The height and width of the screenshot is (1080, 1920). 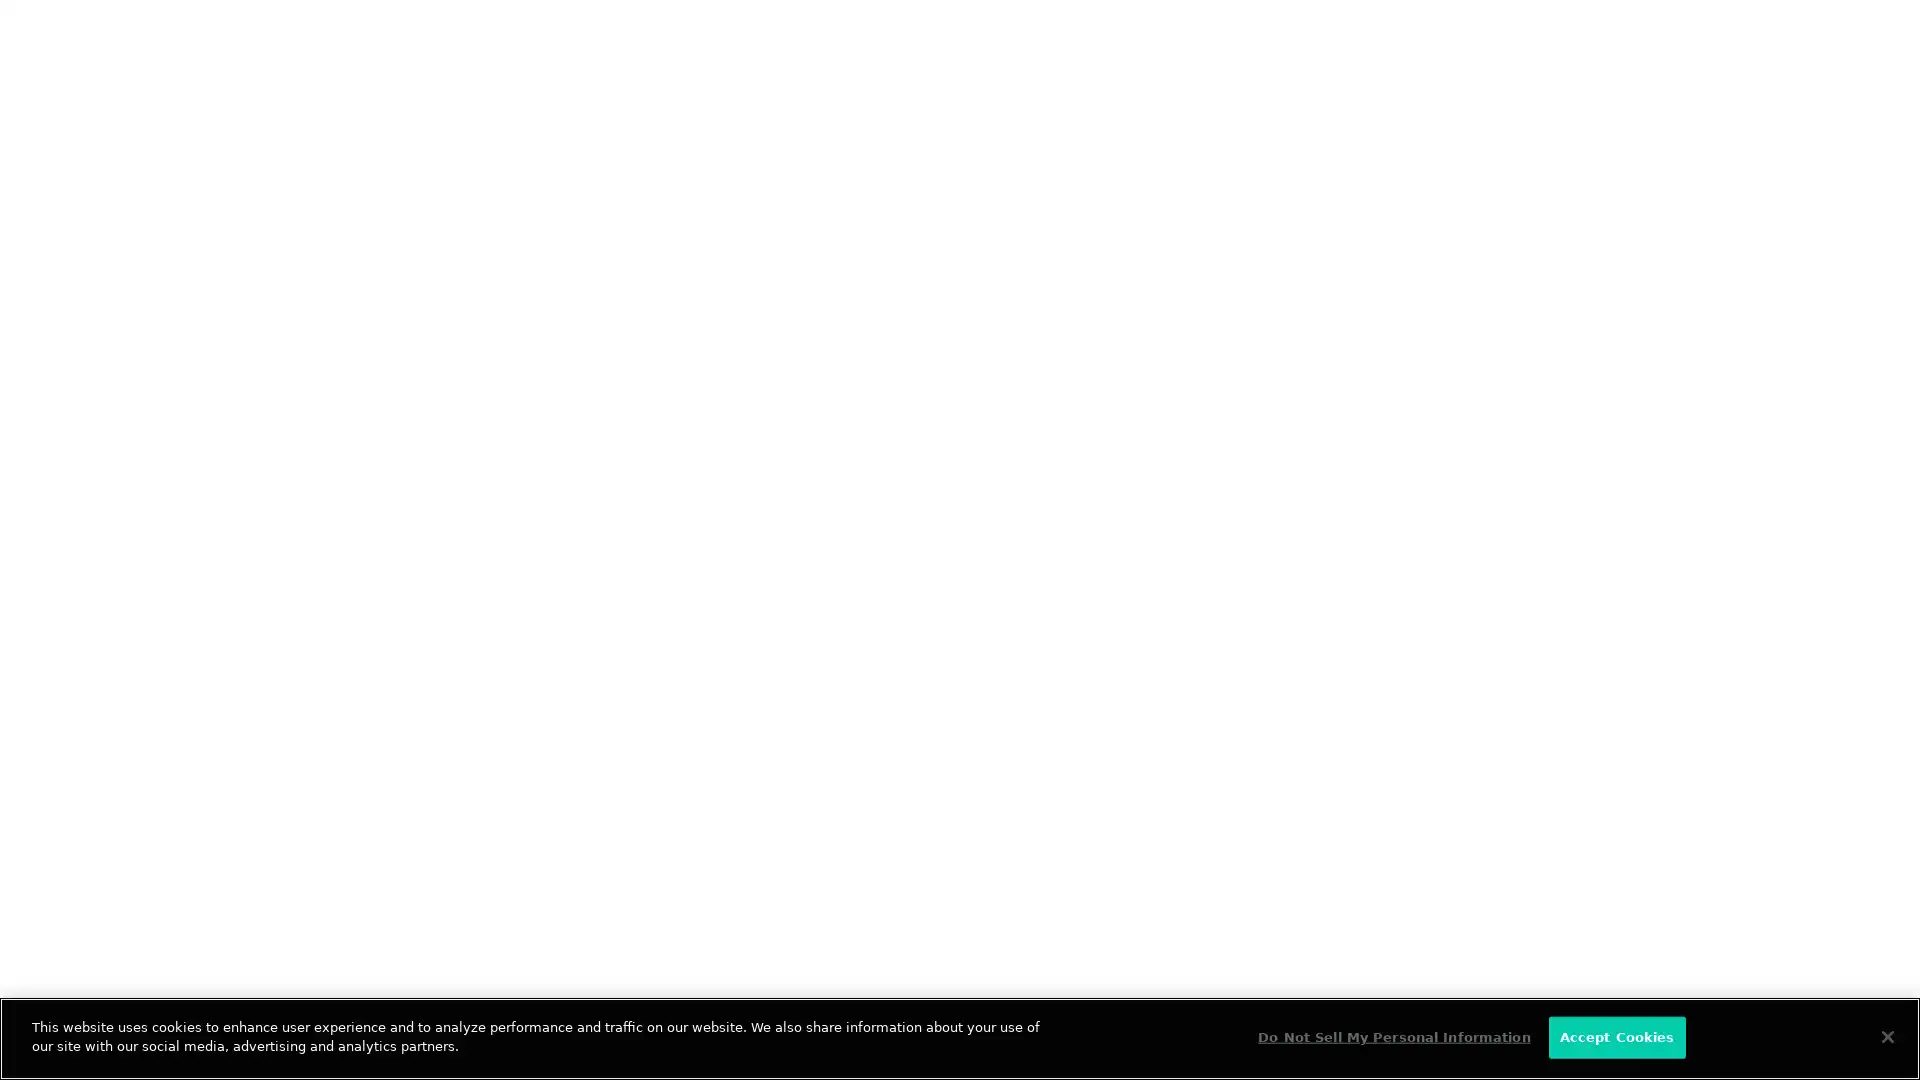 I want to click on Do Not Sell My Personal Information, so click(x=1392, y=1036).